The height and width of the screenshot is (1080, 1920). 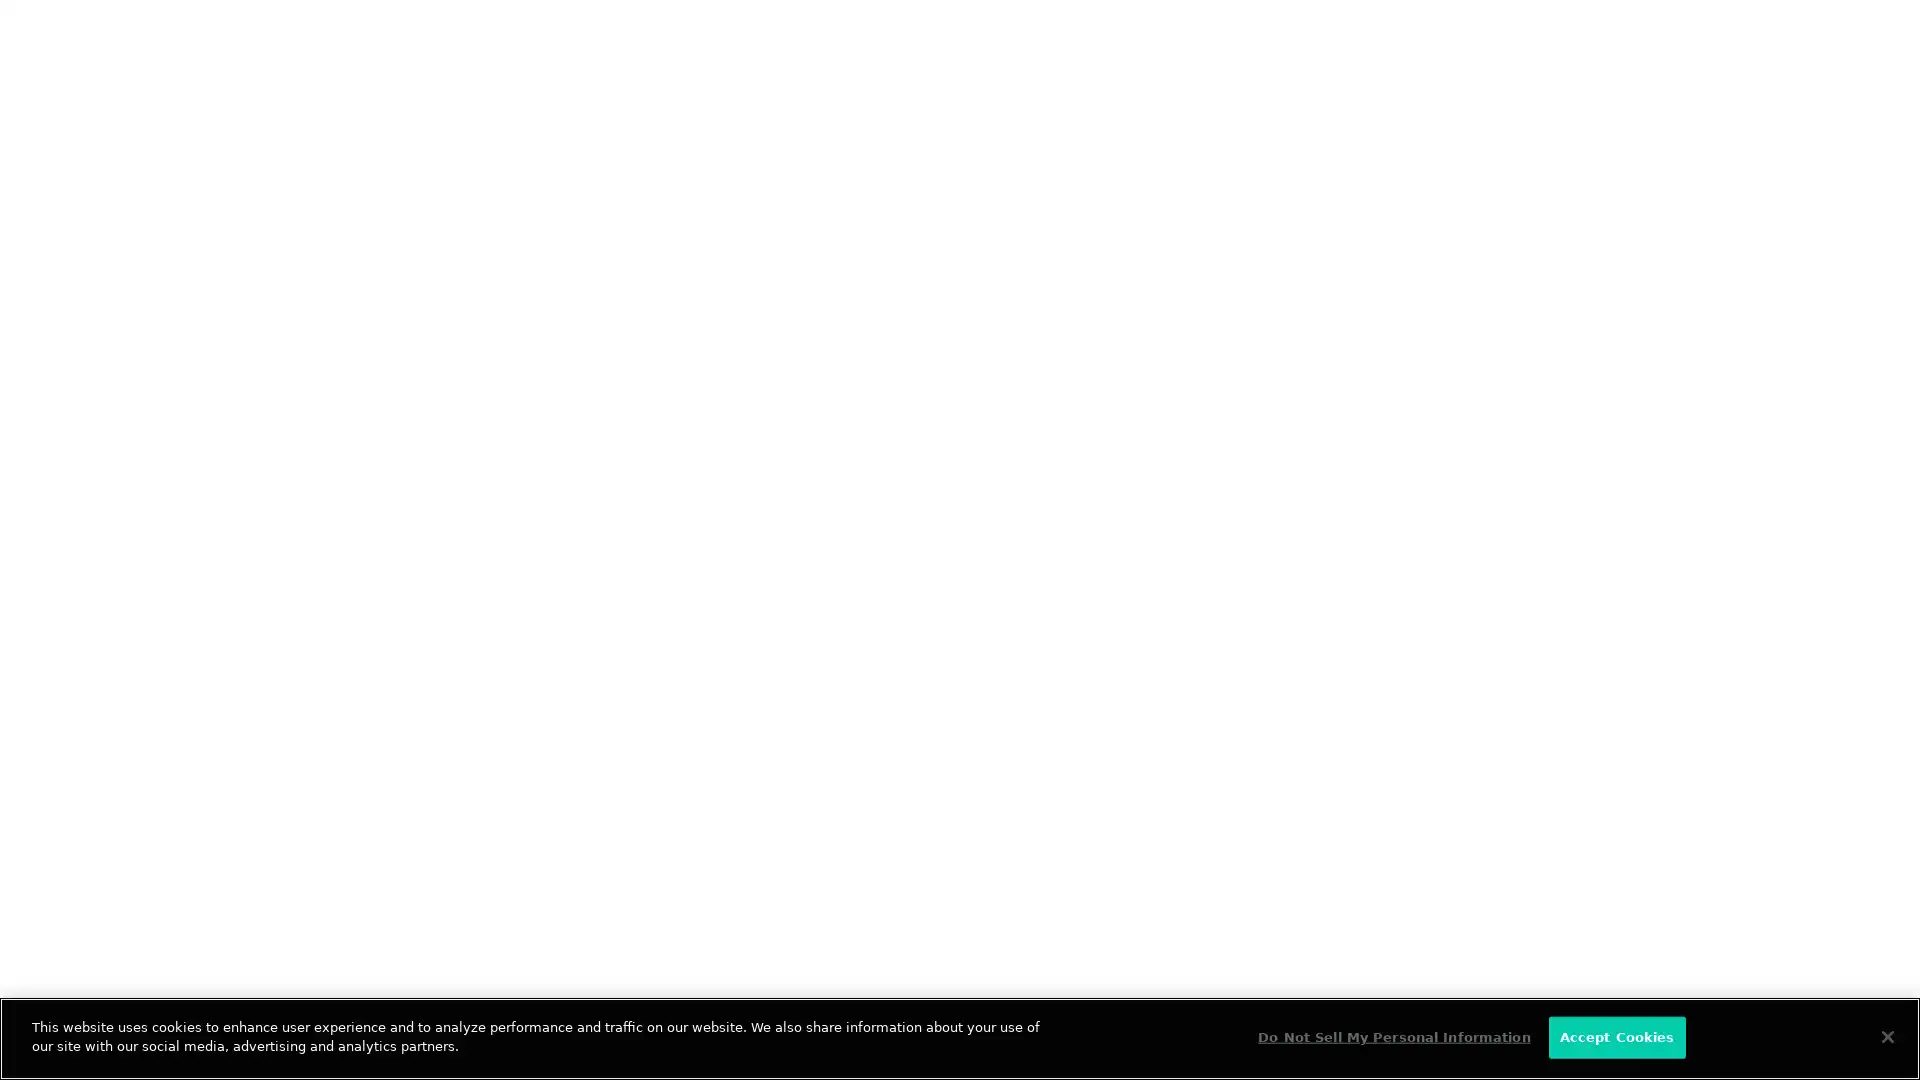 I want to click on Do Not Sell My Personal Information, so click(x=1392, y=1036).